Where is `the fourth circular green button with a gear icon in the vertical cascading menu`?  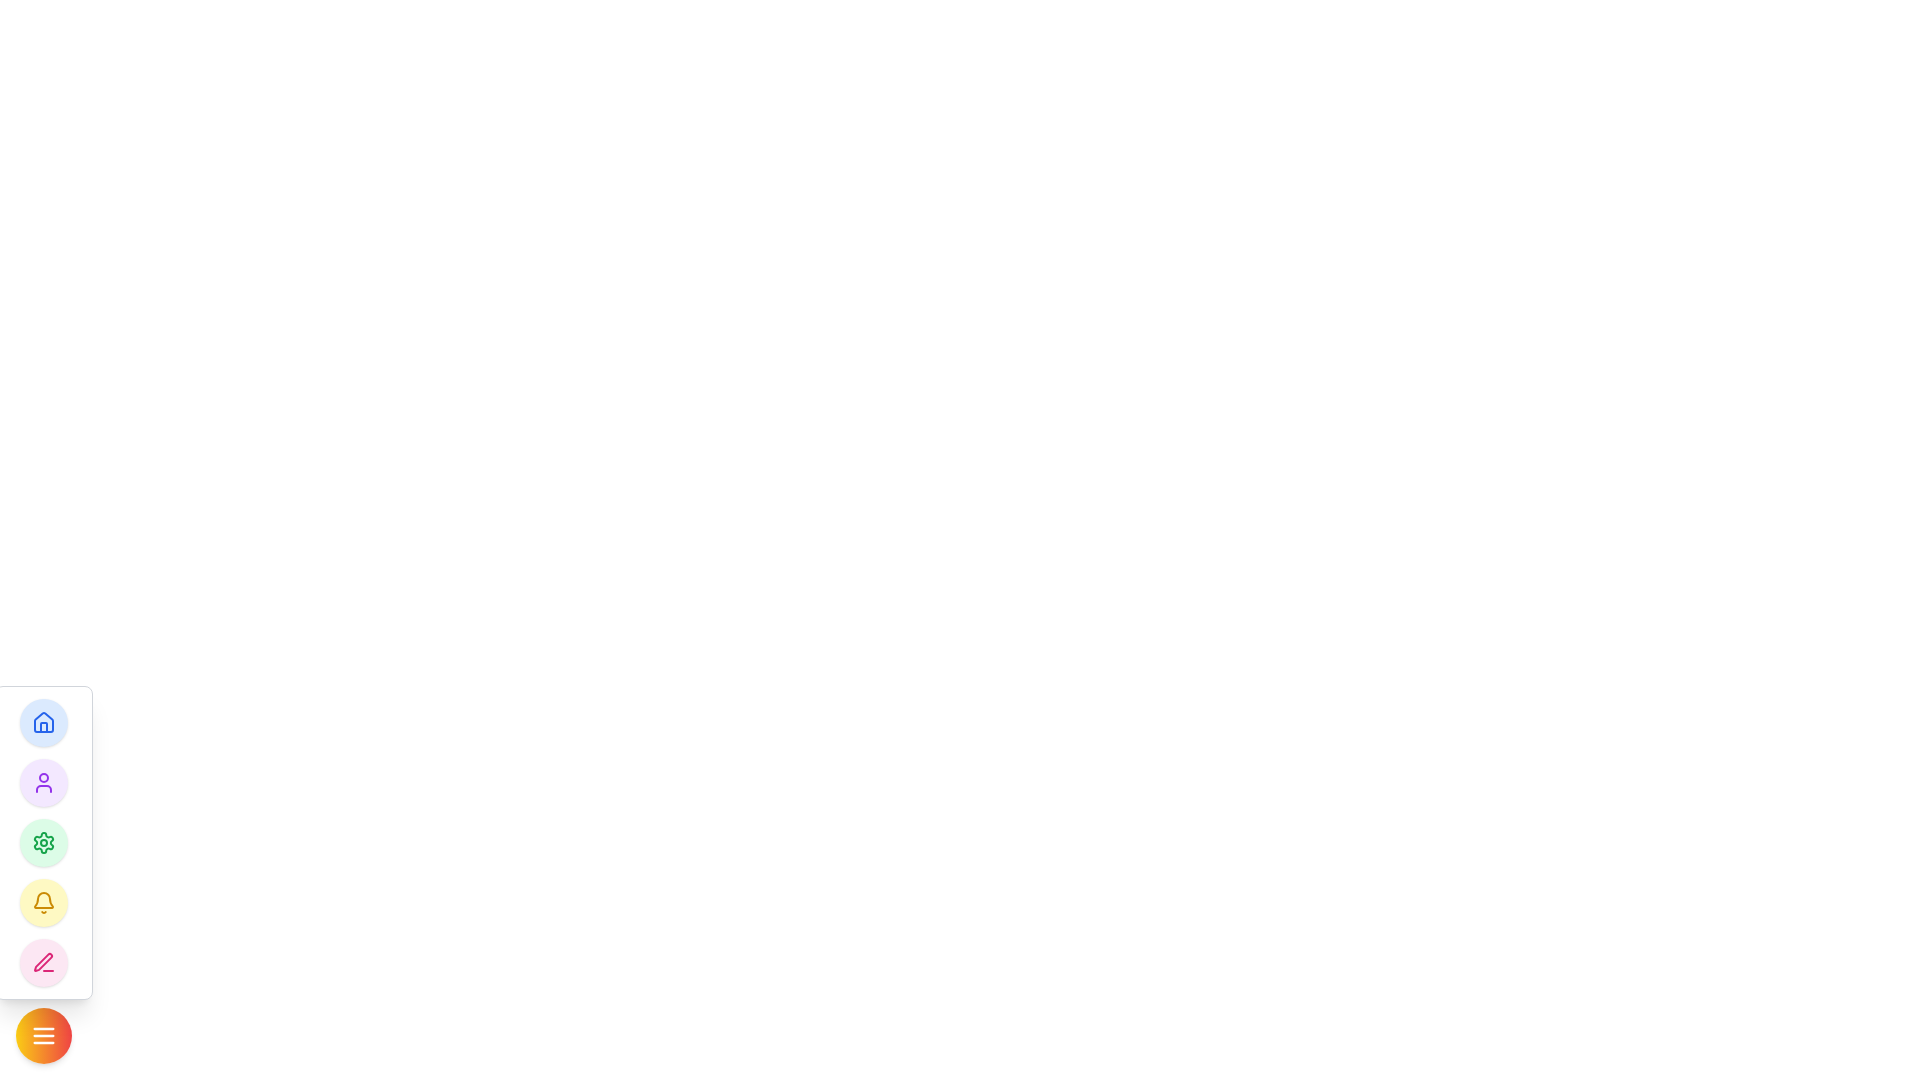
the fourth circular green button with a gear icon in the vertical cascading menu is located at coordinates (43, 843).